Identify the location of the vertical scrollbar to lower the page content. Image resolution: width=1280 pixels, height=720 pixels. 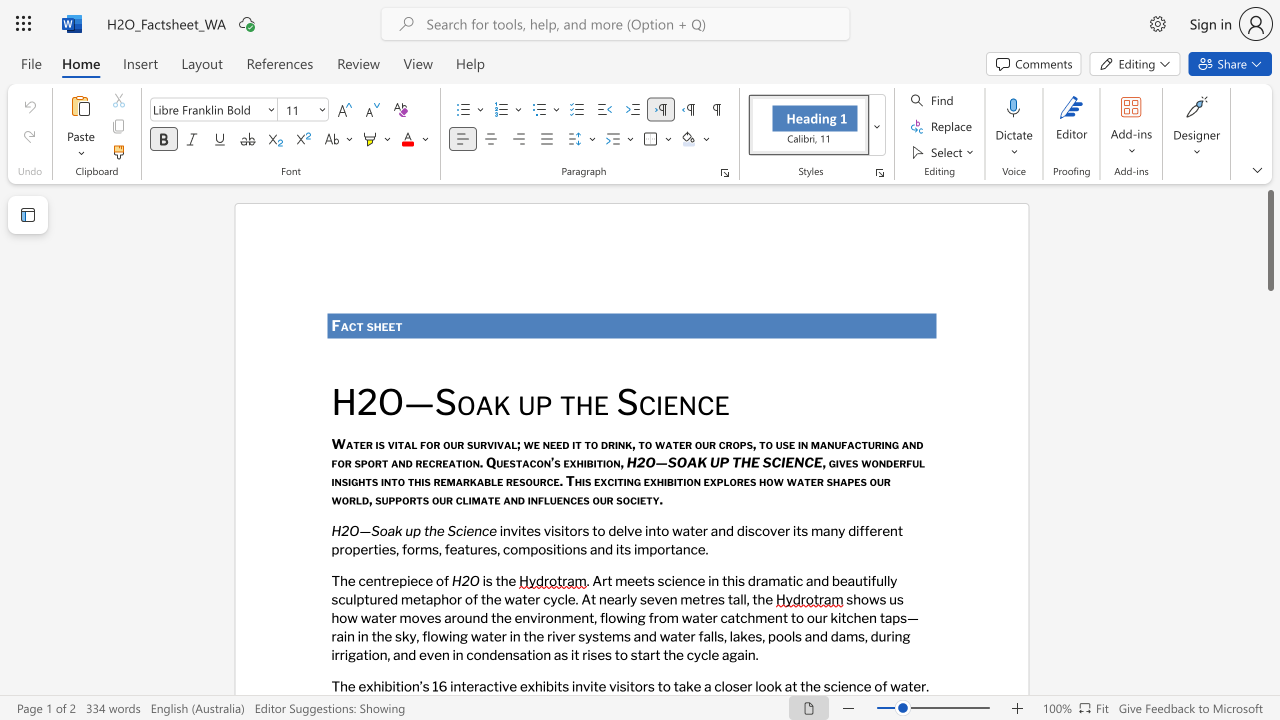
(1269, 508).